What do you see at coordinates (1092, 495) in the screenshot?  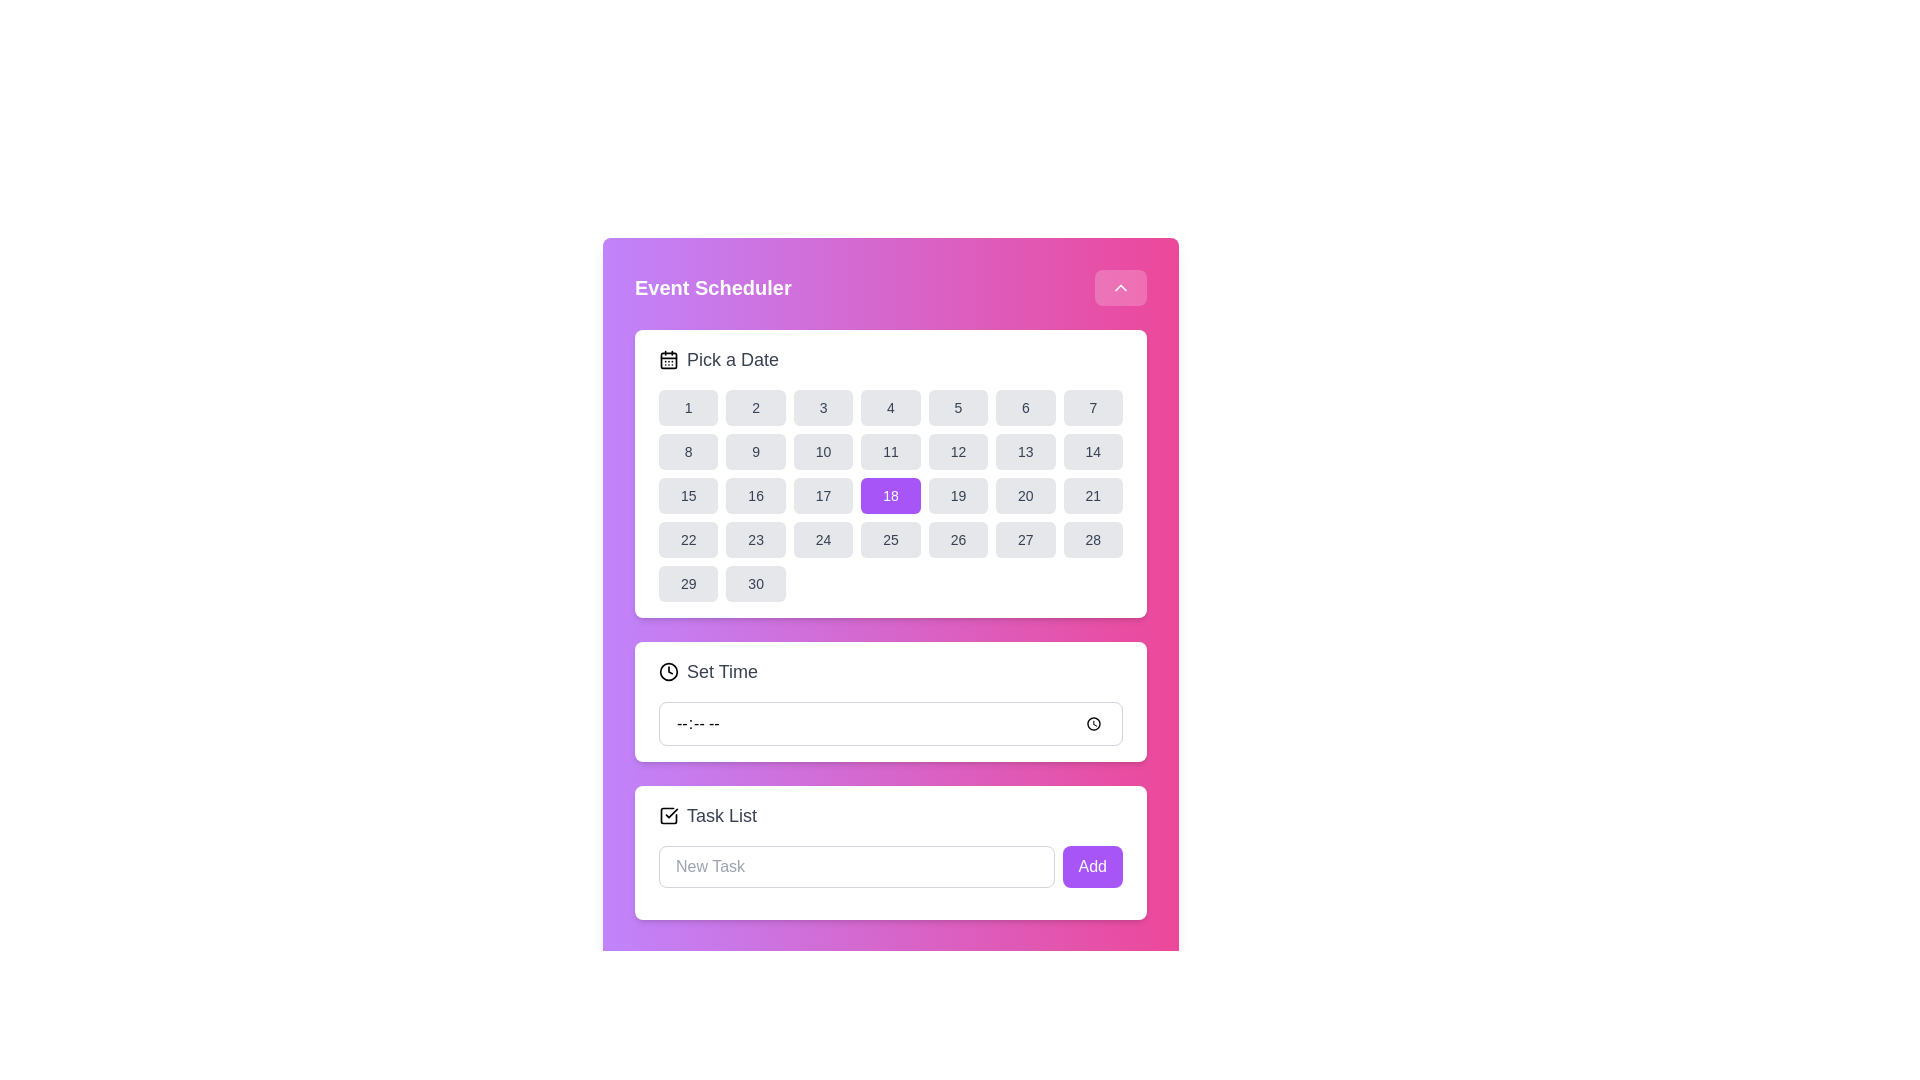 I see `the rectangular button with rounded corners labeled '21'` at bounding box center [1092, 495].